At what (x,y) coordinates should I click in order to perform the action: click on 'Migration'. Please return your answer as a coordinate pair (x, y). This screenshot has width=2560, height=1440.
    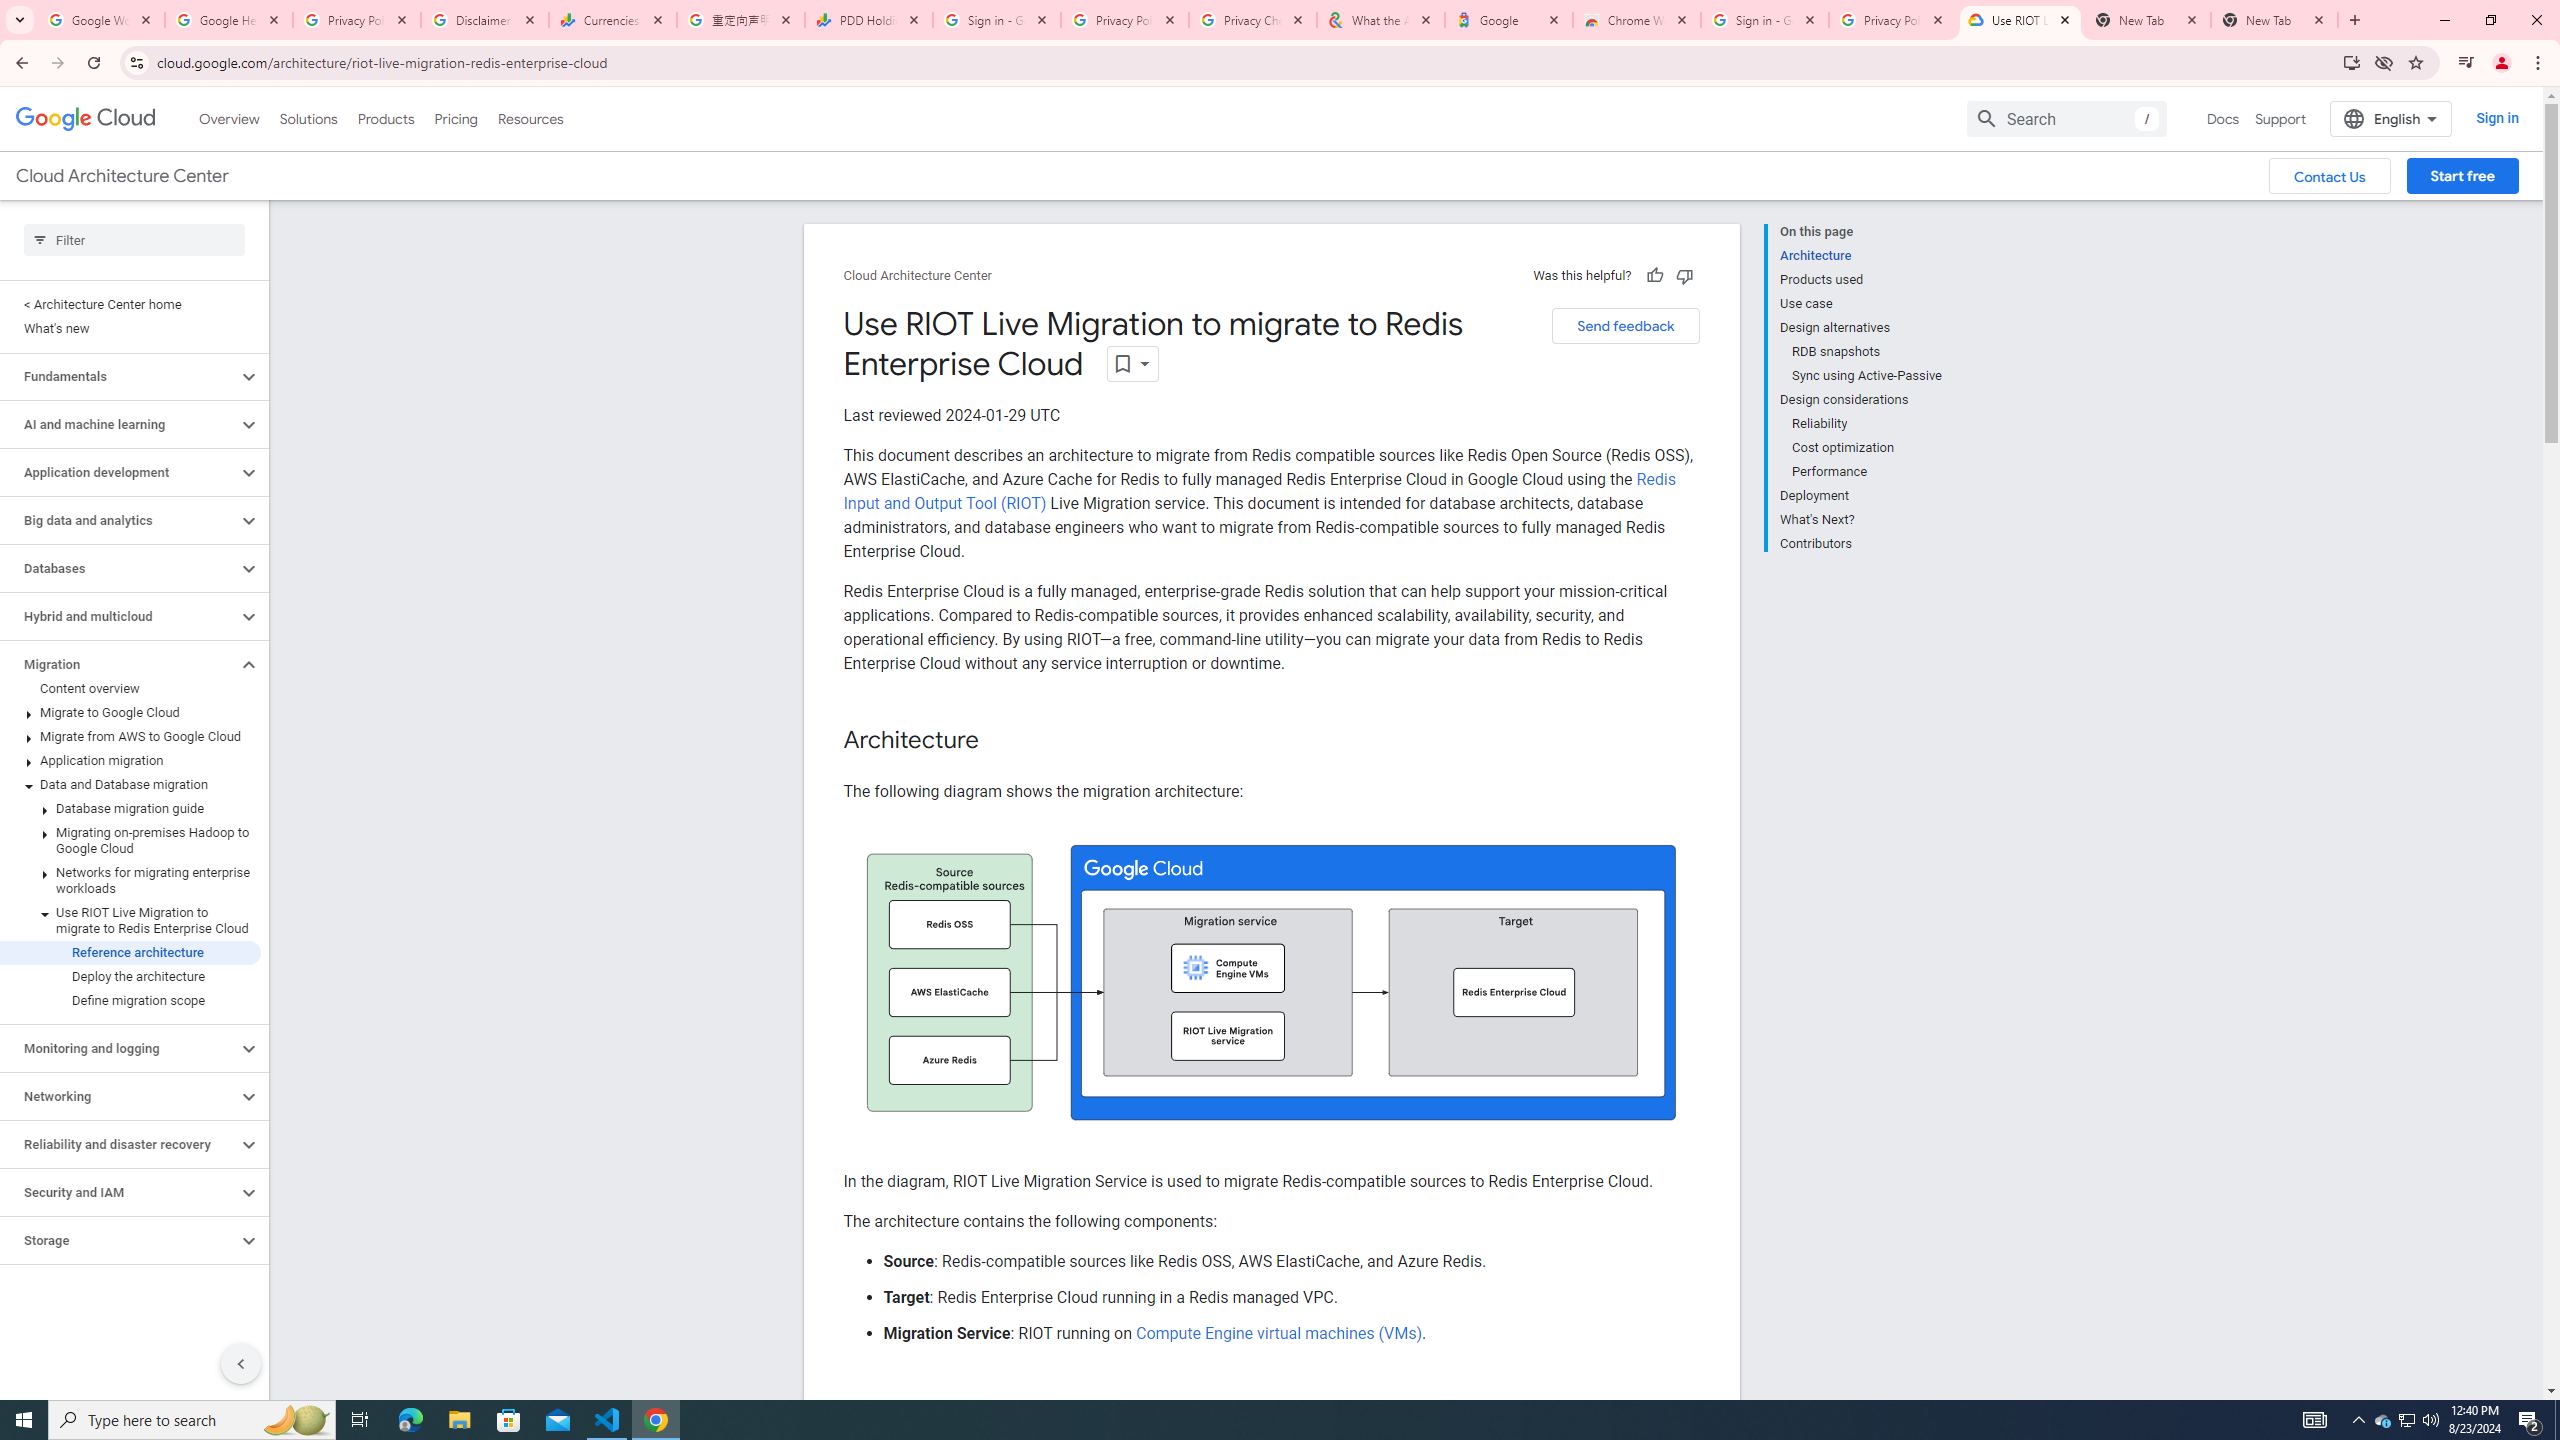
    Looking at the image, I should click on (118, 663).